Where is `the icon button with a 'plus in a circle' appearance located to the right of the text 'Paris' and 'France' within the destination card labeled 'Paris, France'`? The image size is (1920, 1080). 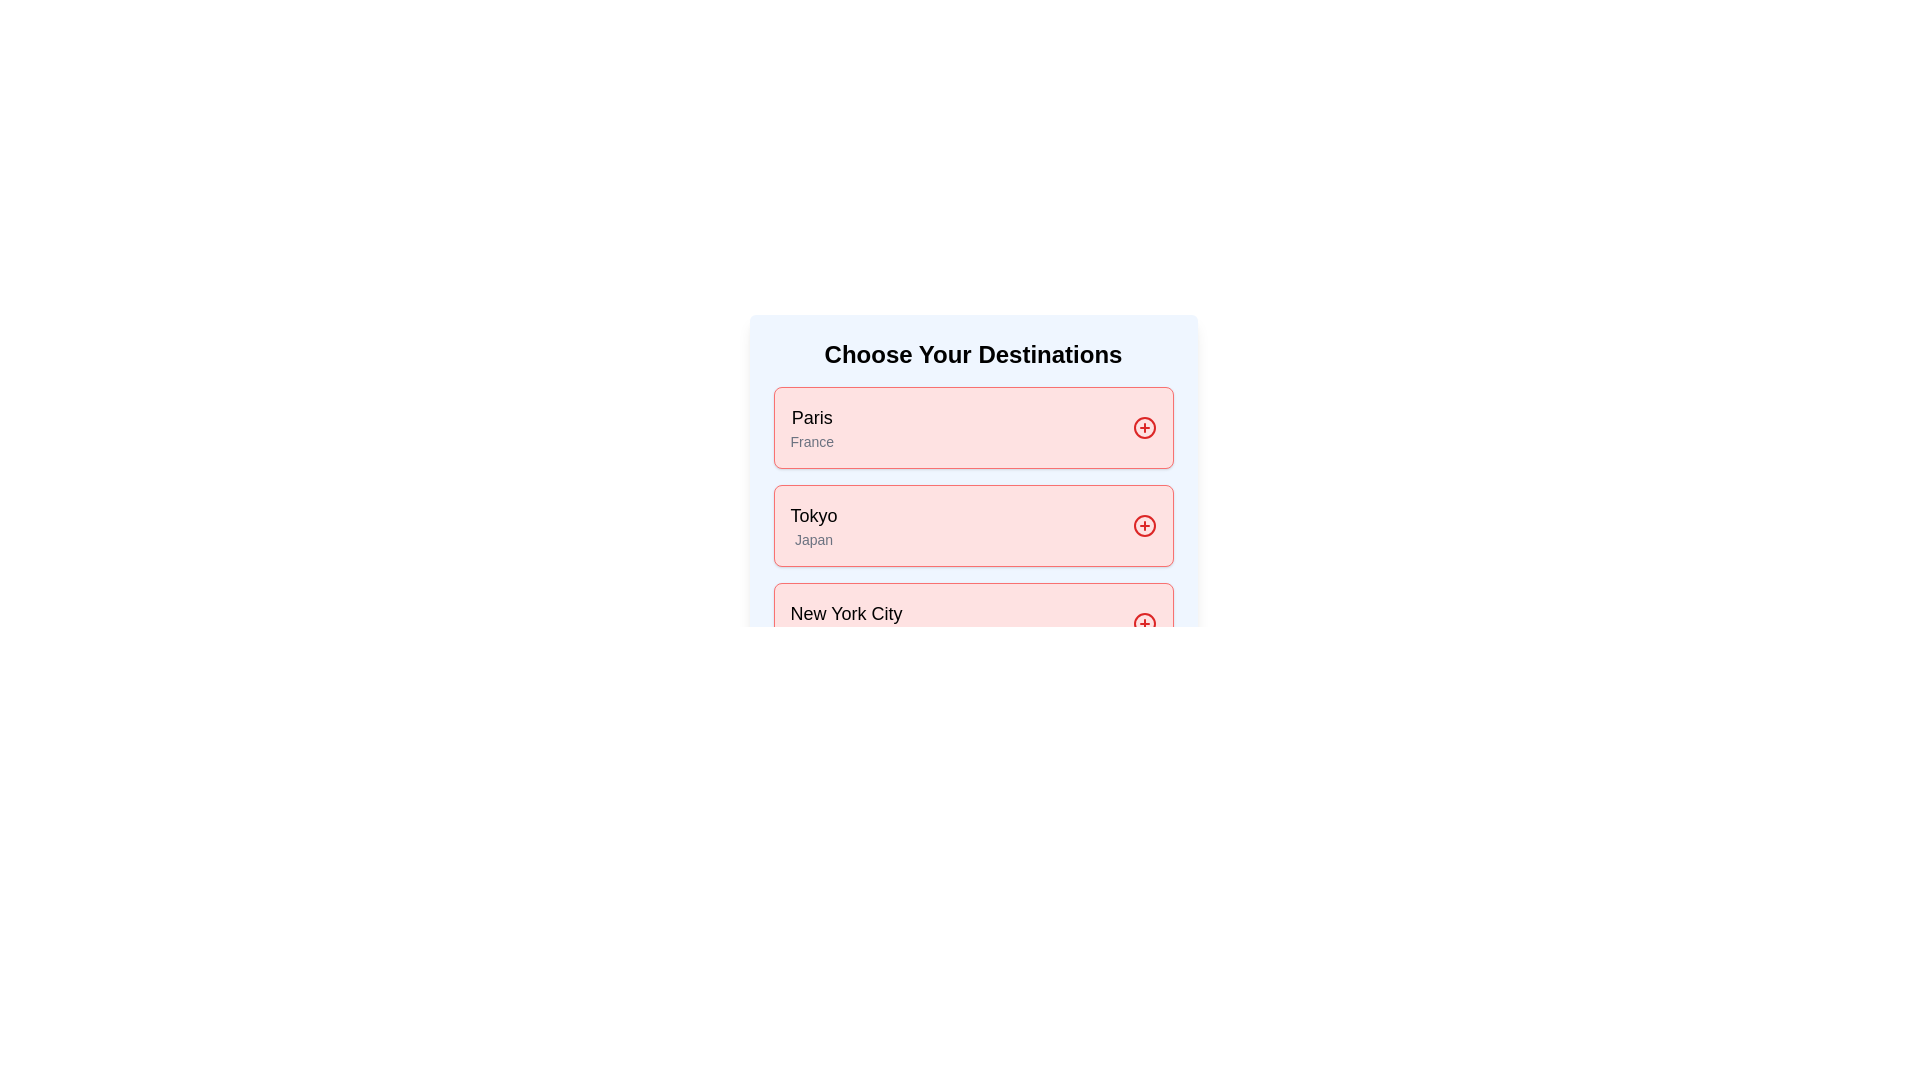
the icon button with a 'plus in a circle' appearance located to the right of the text 'Paris' and 'France' within the destination card labeled 'Paris, France' is located at coordinates (1144, 427).